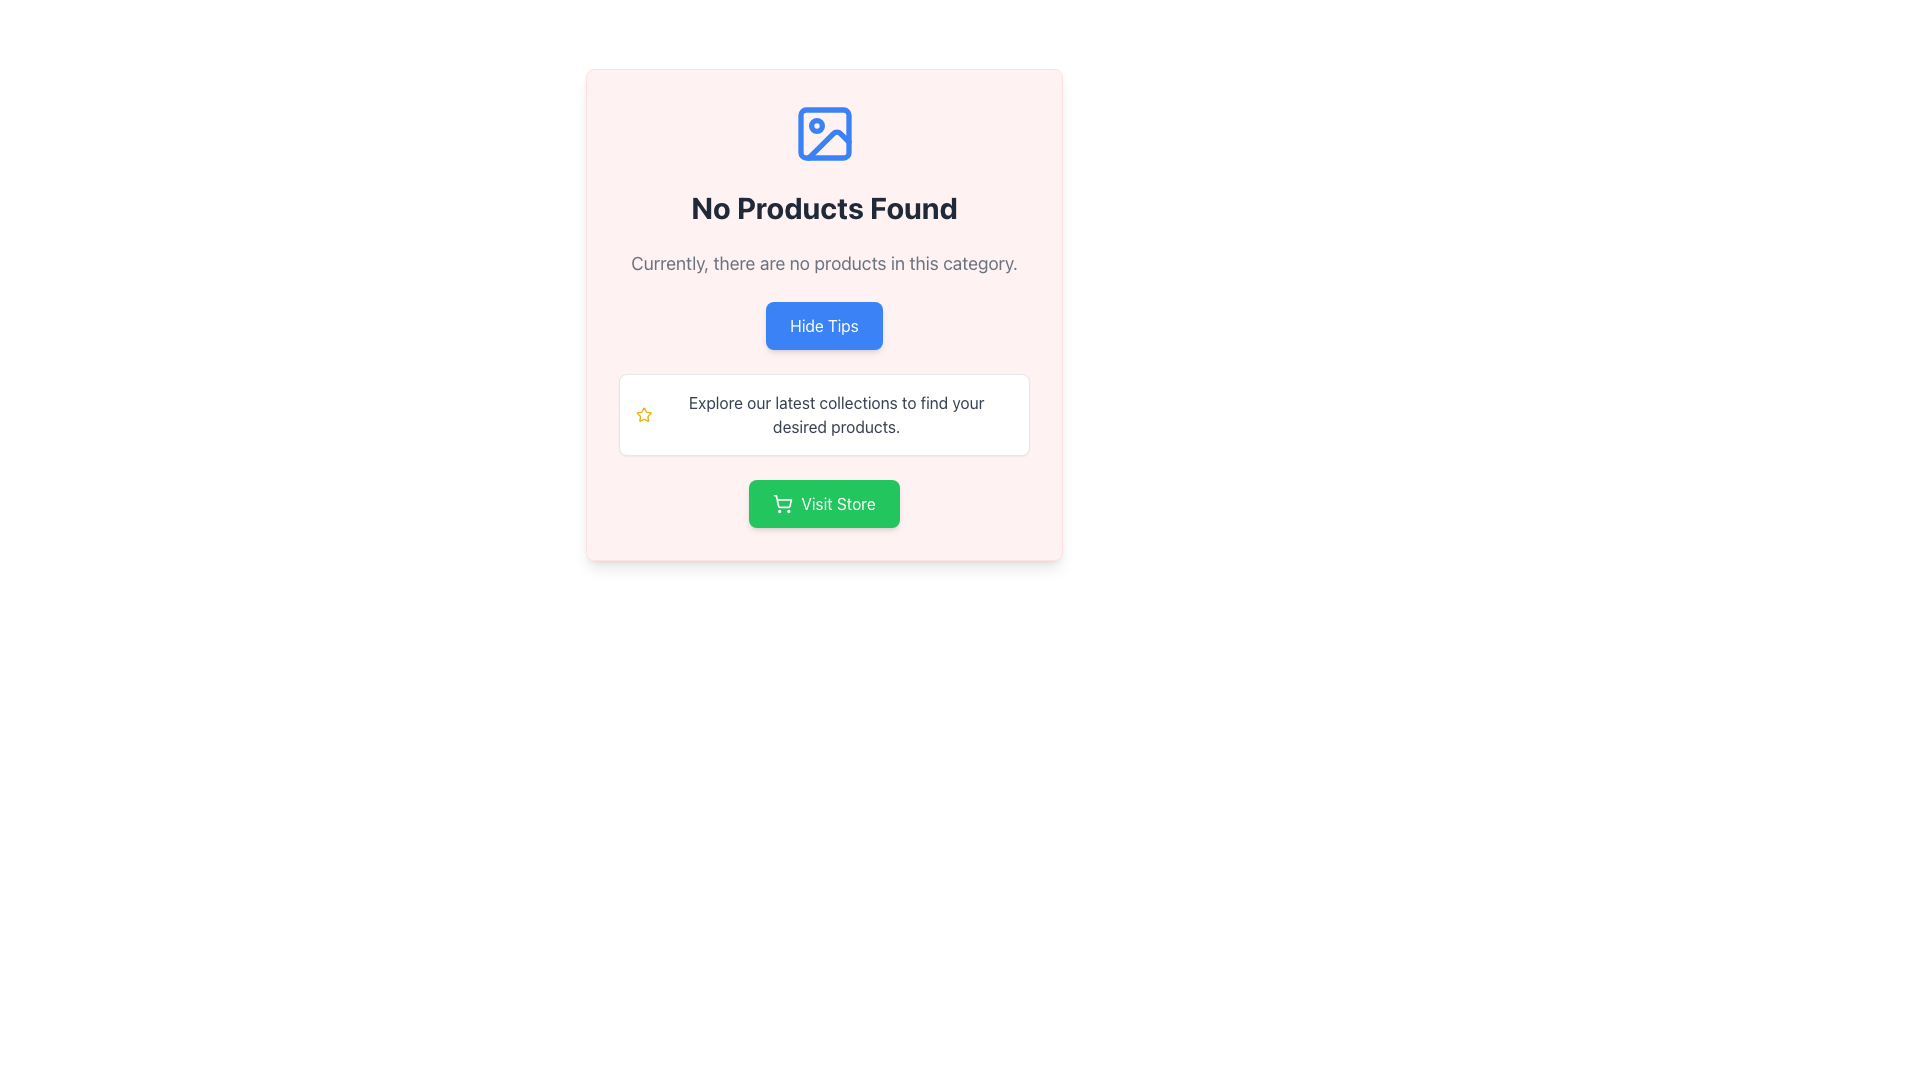 This screenshot has width=1920, height=1080. Describe the element at coordinates (824, 414) in the screenshot. I see `the informational text with an icon that encourages users` at that location.